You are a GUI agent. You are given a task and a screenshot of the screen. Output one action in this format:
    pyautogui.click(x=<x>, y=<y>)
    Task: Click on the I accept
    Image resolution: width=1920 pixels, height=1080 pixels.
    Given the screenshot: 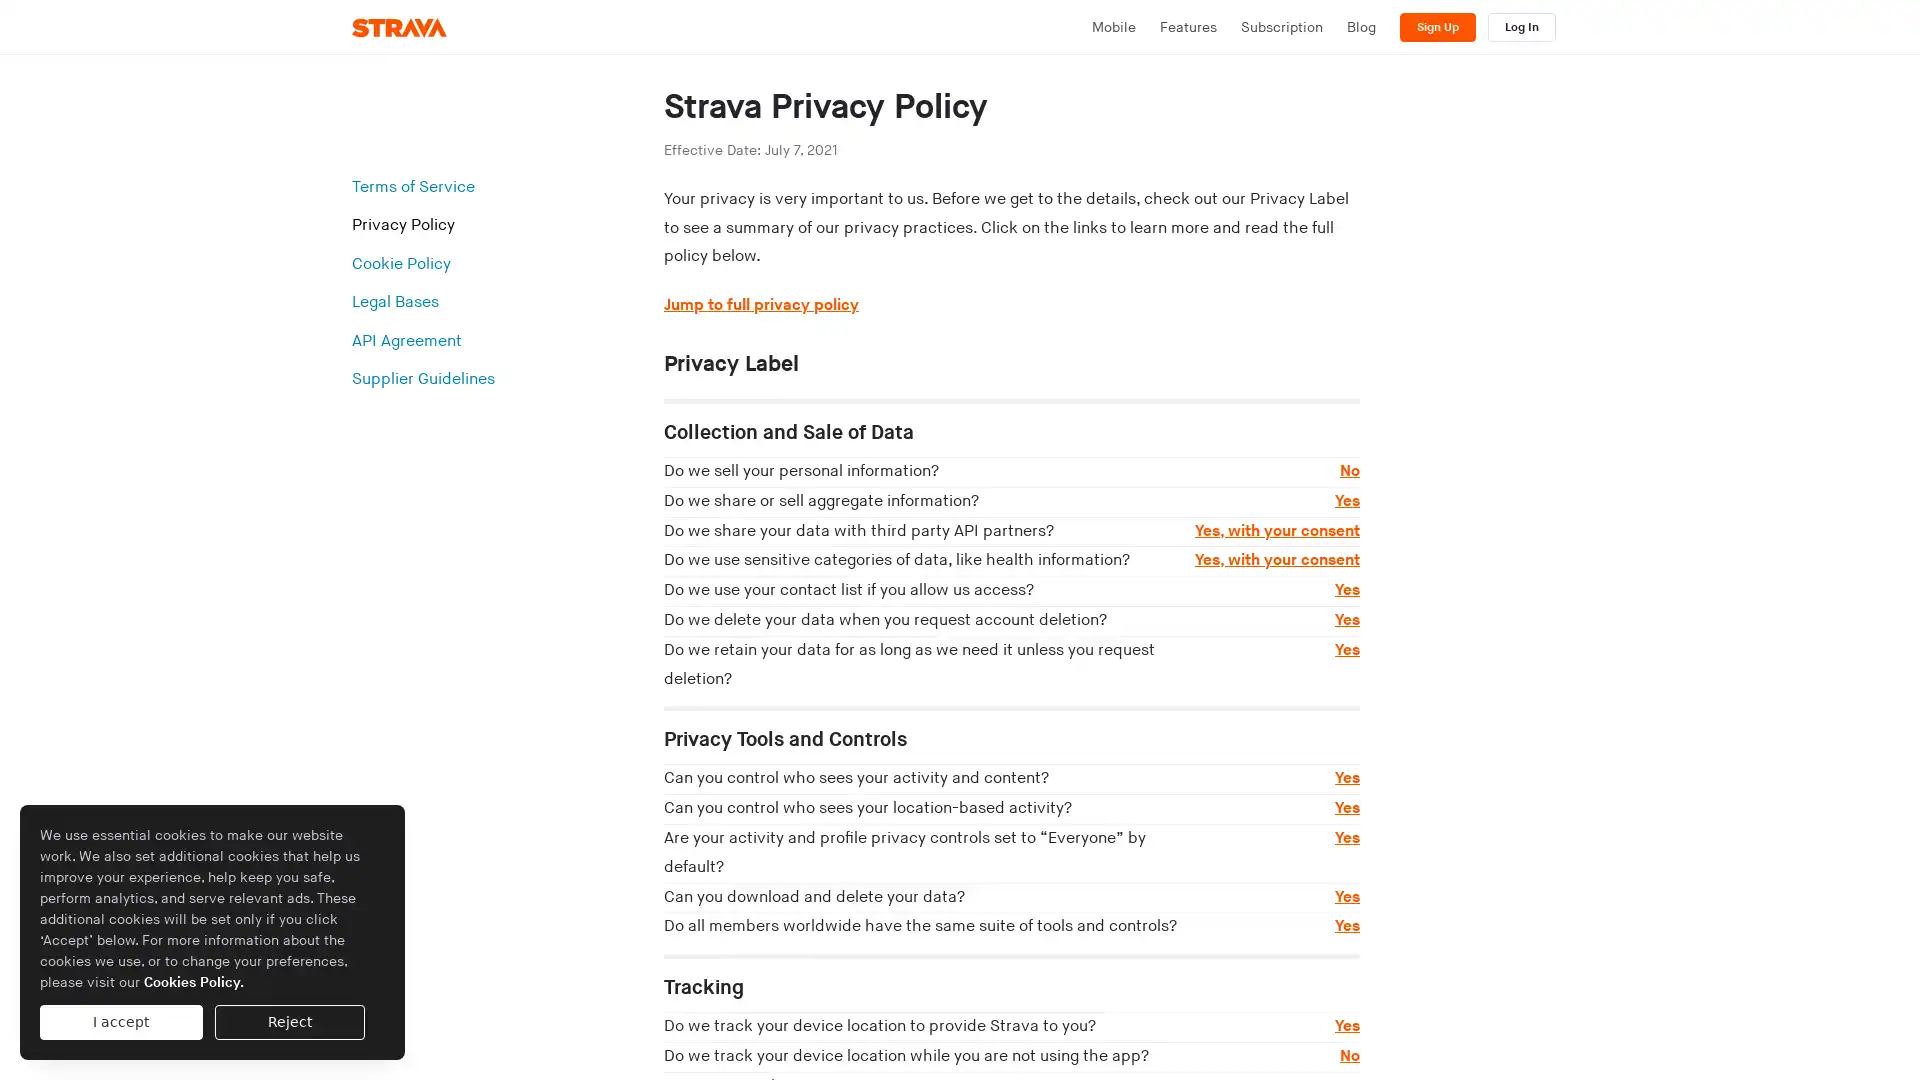 What is the action you would take?
    pyautogui.click(x=119, y=1022)
    